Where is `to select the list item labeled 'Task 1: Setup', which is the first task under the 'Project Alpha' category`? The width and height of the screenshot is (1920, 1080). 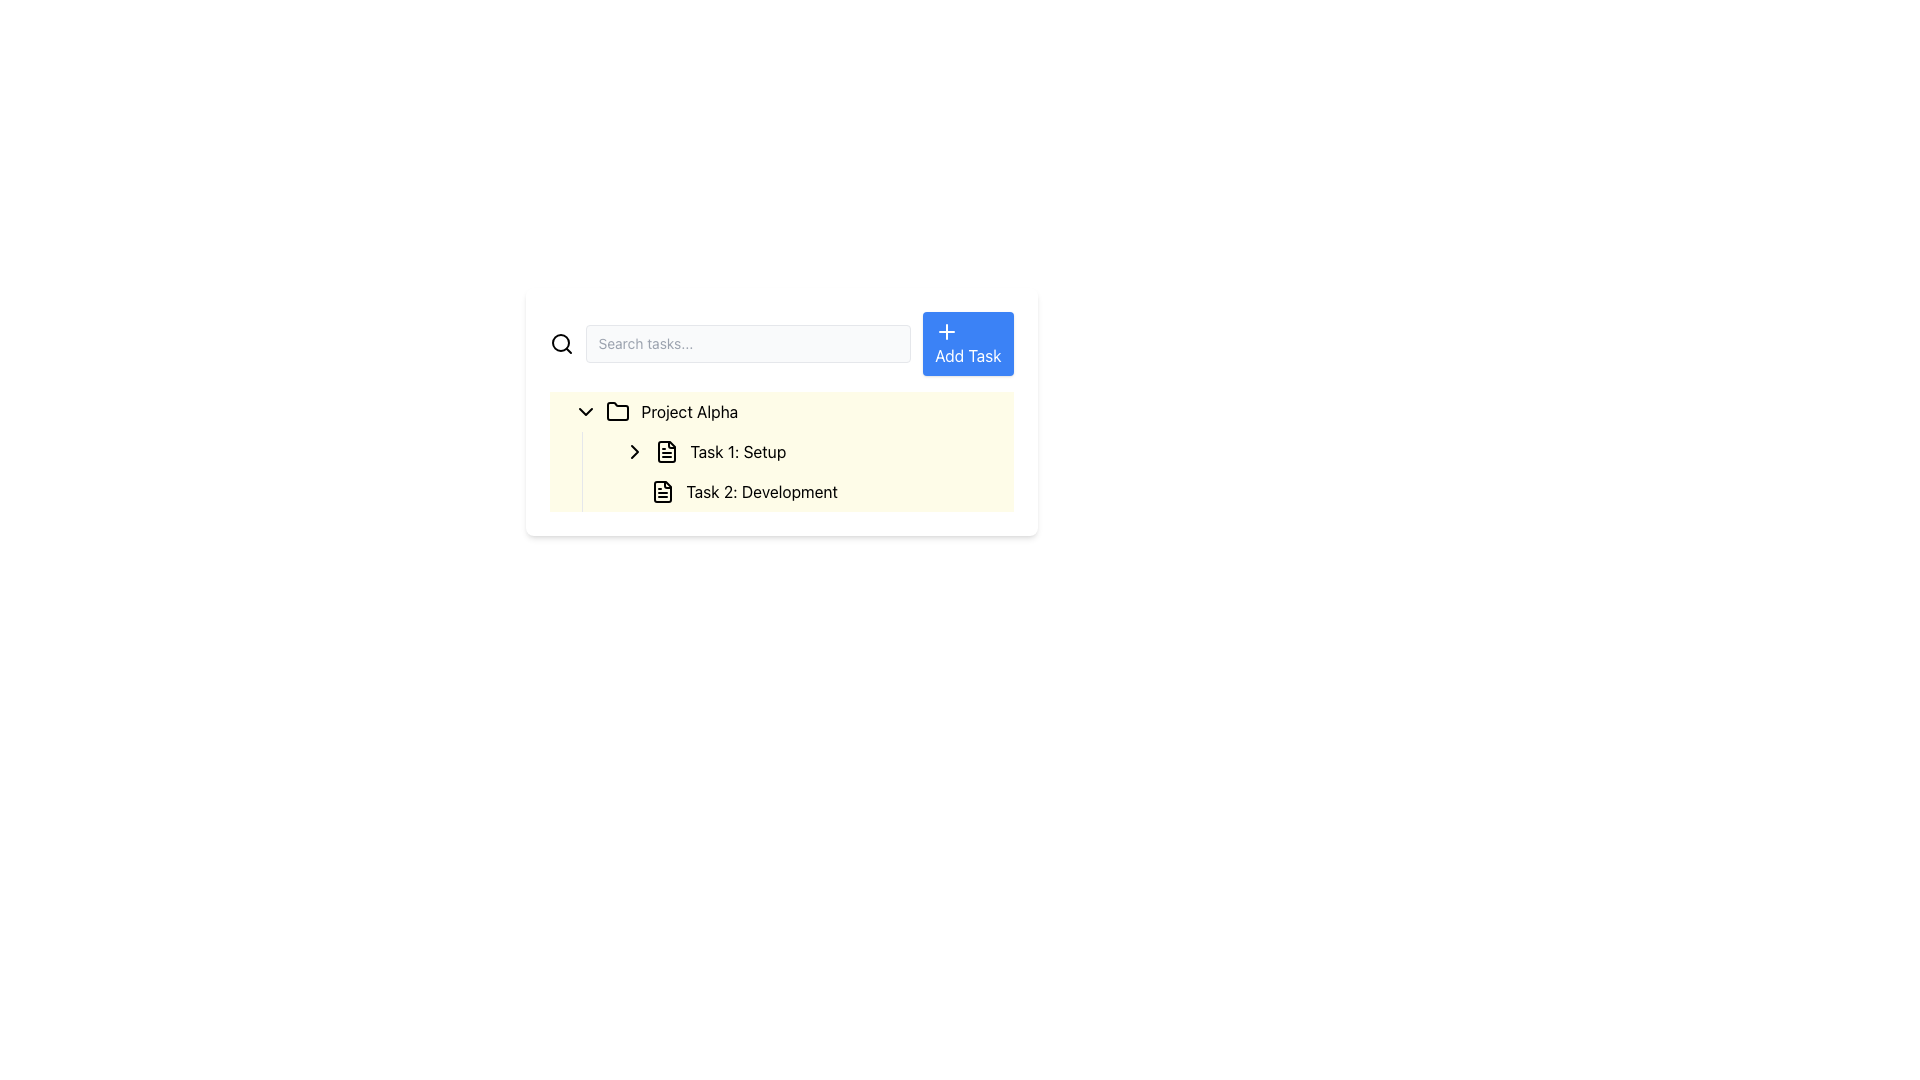 to select the list item labeled 'Task 1: Setup', which is the first task under the 'Project Alpha' category is located at coordinates (780, 451).